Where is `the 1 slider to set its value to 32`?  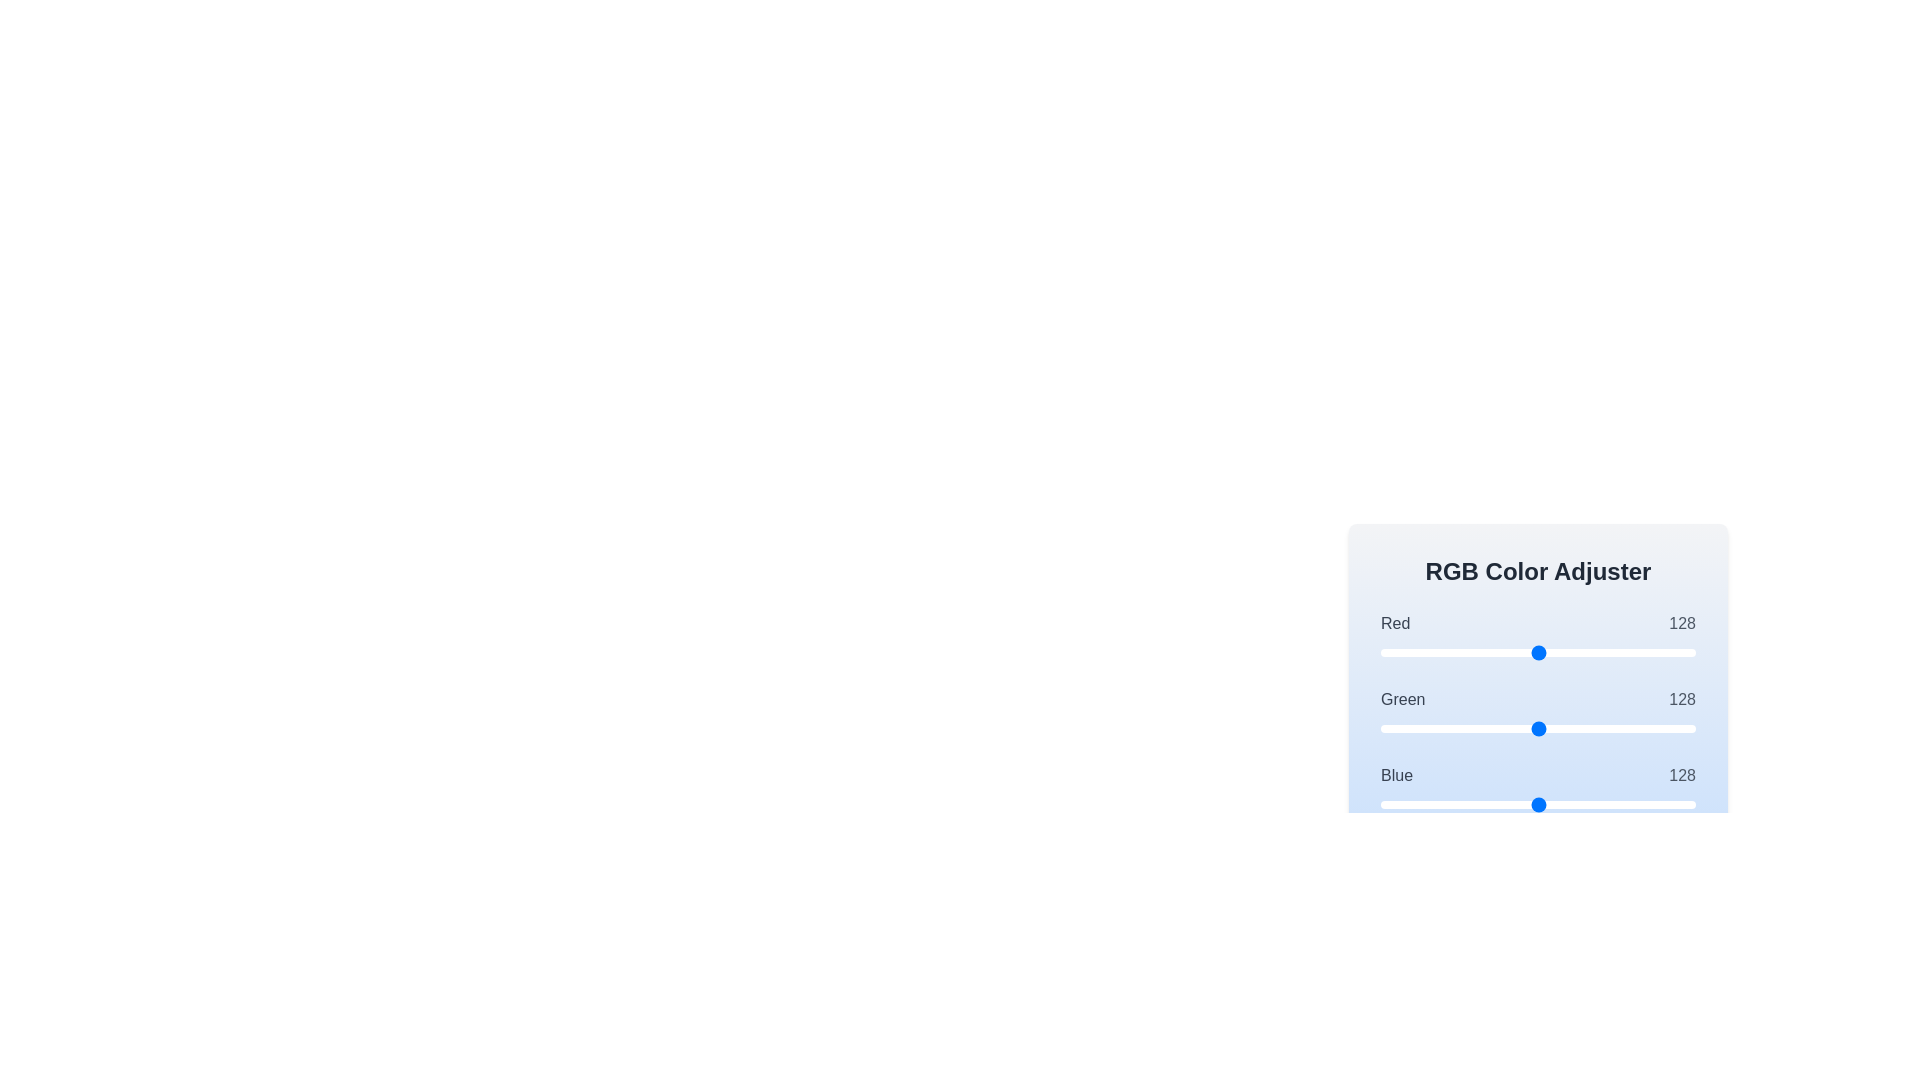
the 1 slider to set its value to 32 is located at coordinates (1419, 729).